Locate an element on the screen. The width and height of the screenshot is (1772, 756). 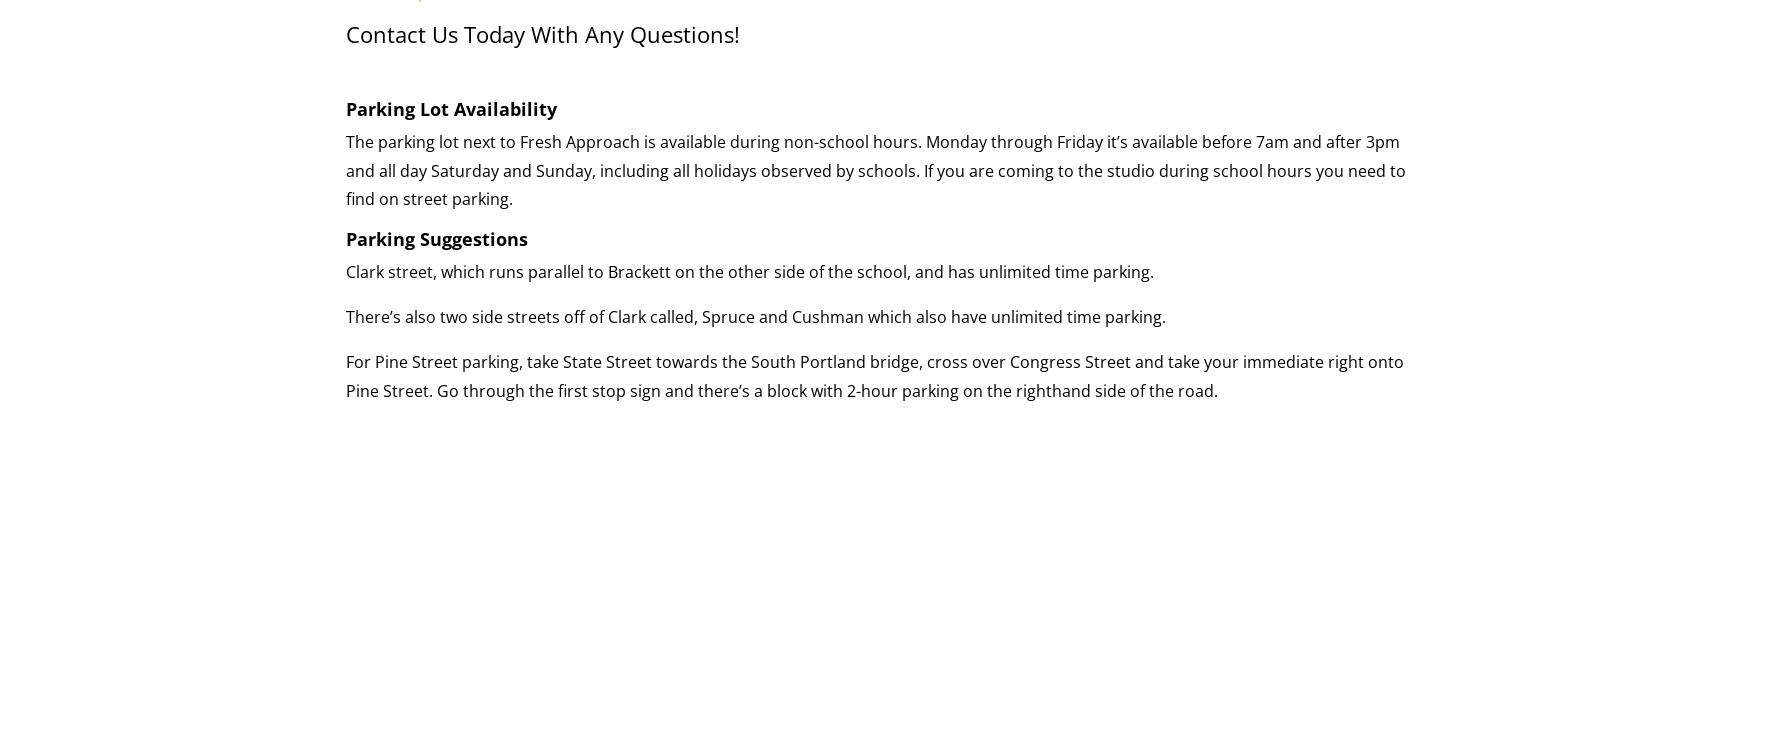
'and all day Saturday and Sunday, including all holidays observed by schools. If you are coming to the studio during school hours you need to find' is located at coordinates (876, 184).